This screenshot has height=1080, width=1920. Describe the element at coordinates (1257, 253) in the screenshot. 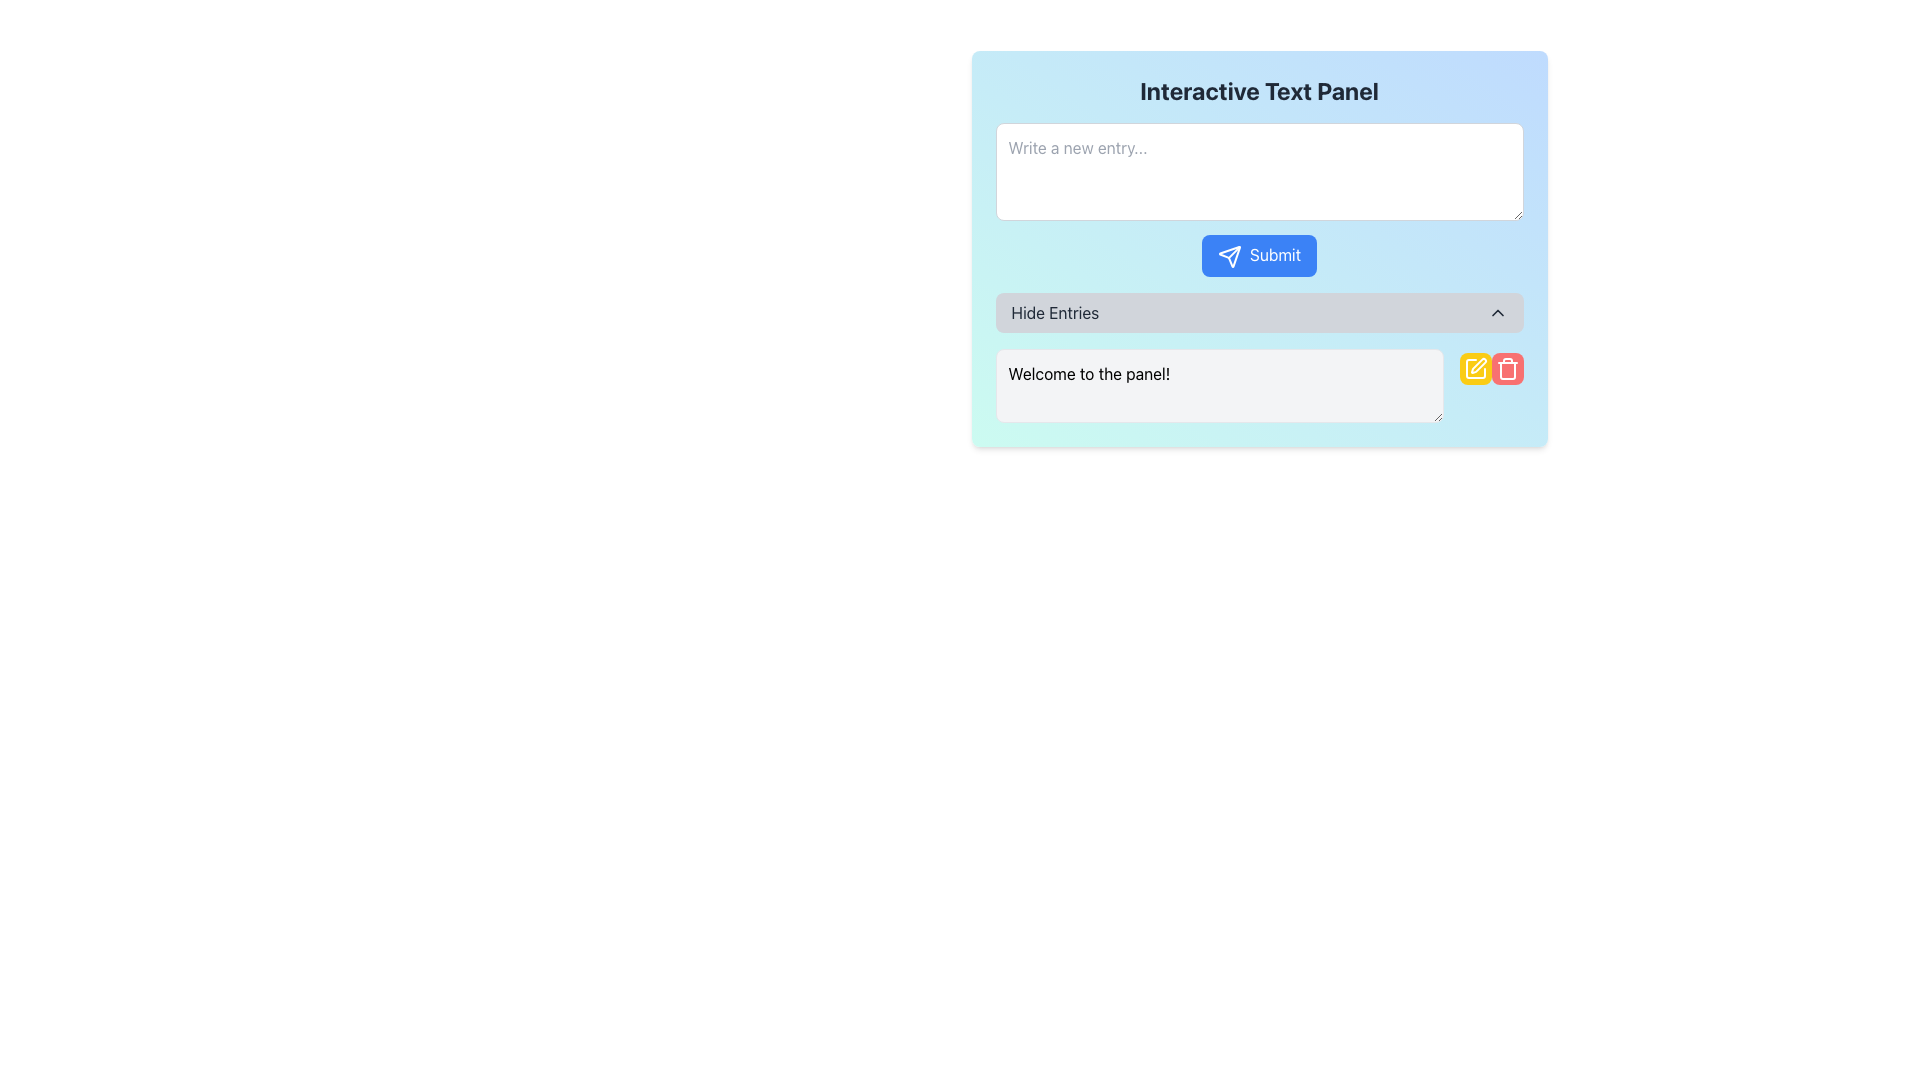

I see `the submit button located below the 'Write a new entry...' text input field` at that location.